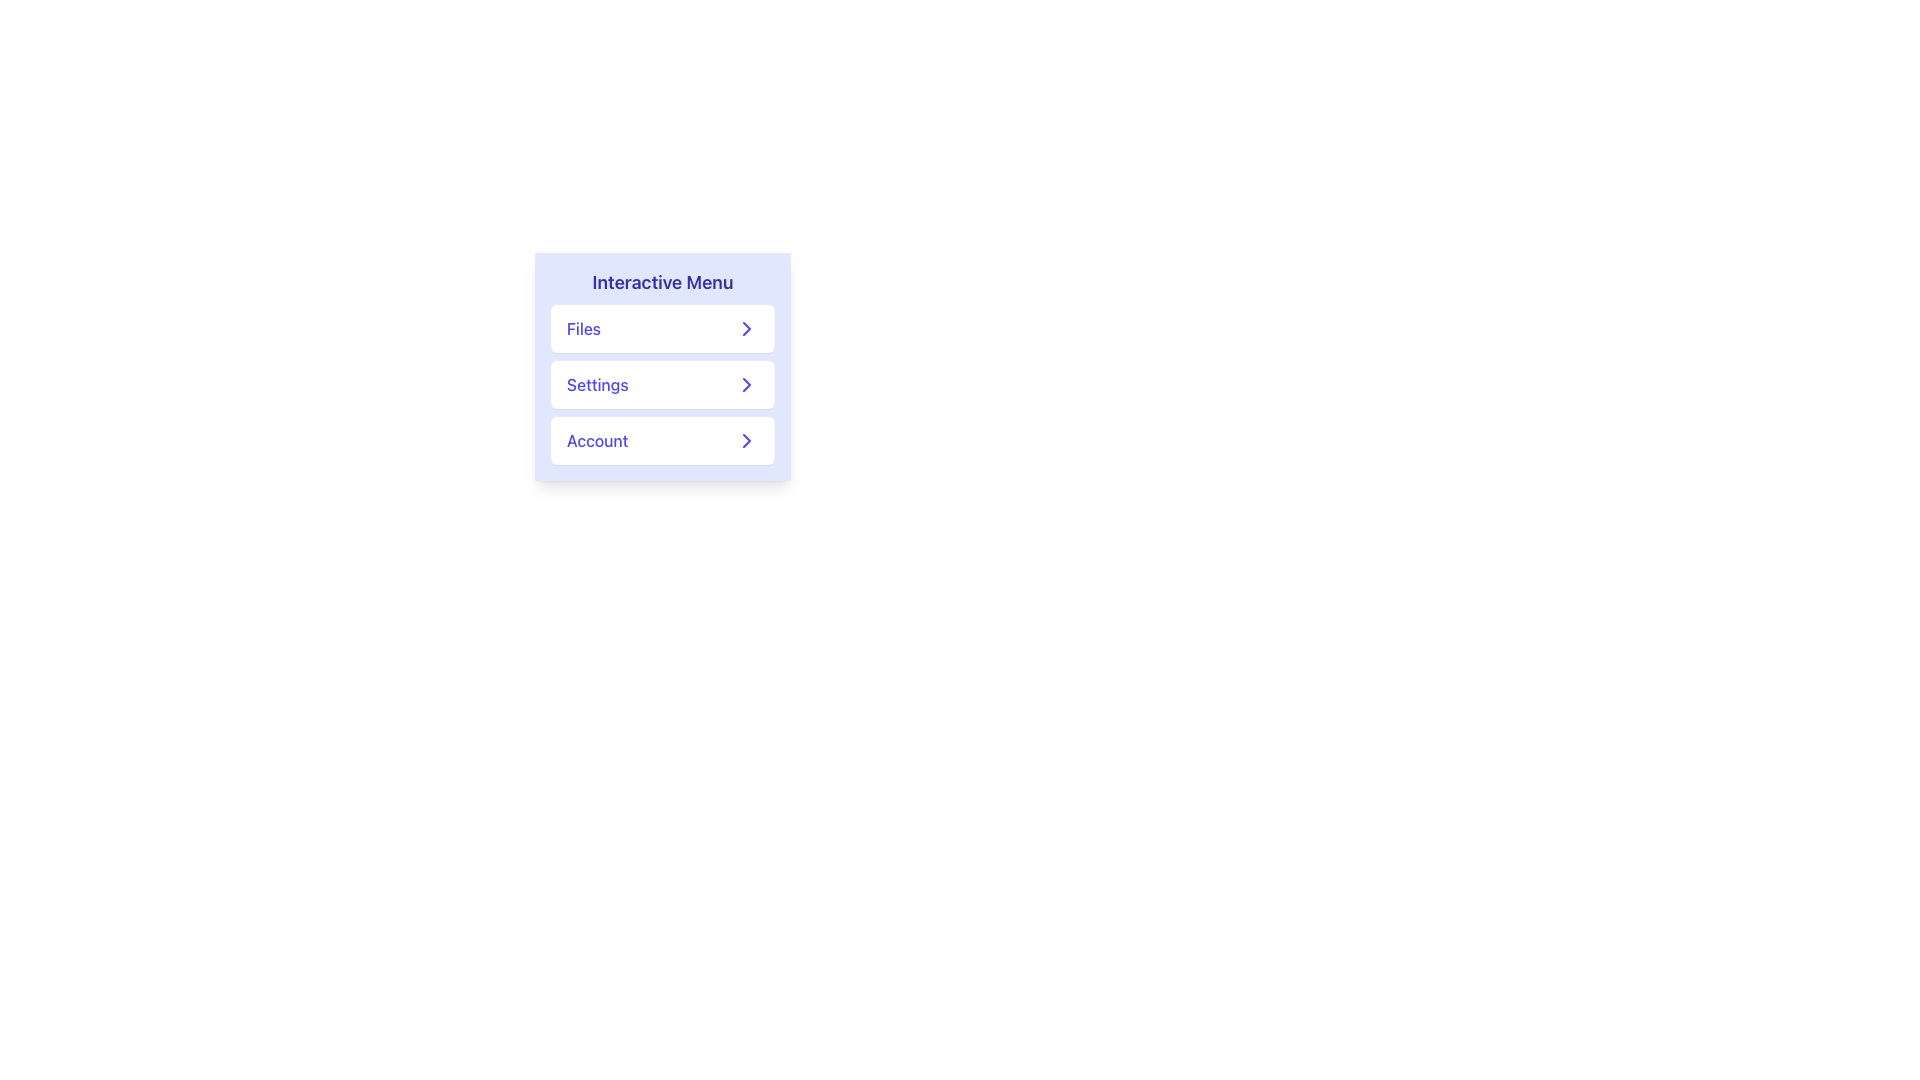 This screenshot has width=1920, height=1080. What do you see at coordinates (746, 439) in the screenshot?
I see `the right-facing chevron arrow icon located at the rightmost part of the 'Account' menu item` at bounding box center [746, 439].